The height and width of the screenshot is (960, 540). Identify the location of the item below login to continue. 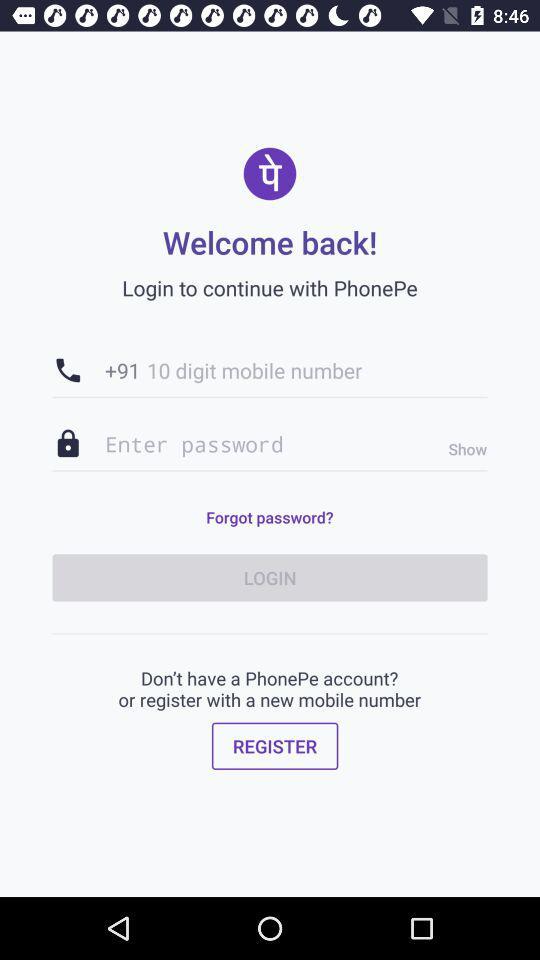
(270, 369).